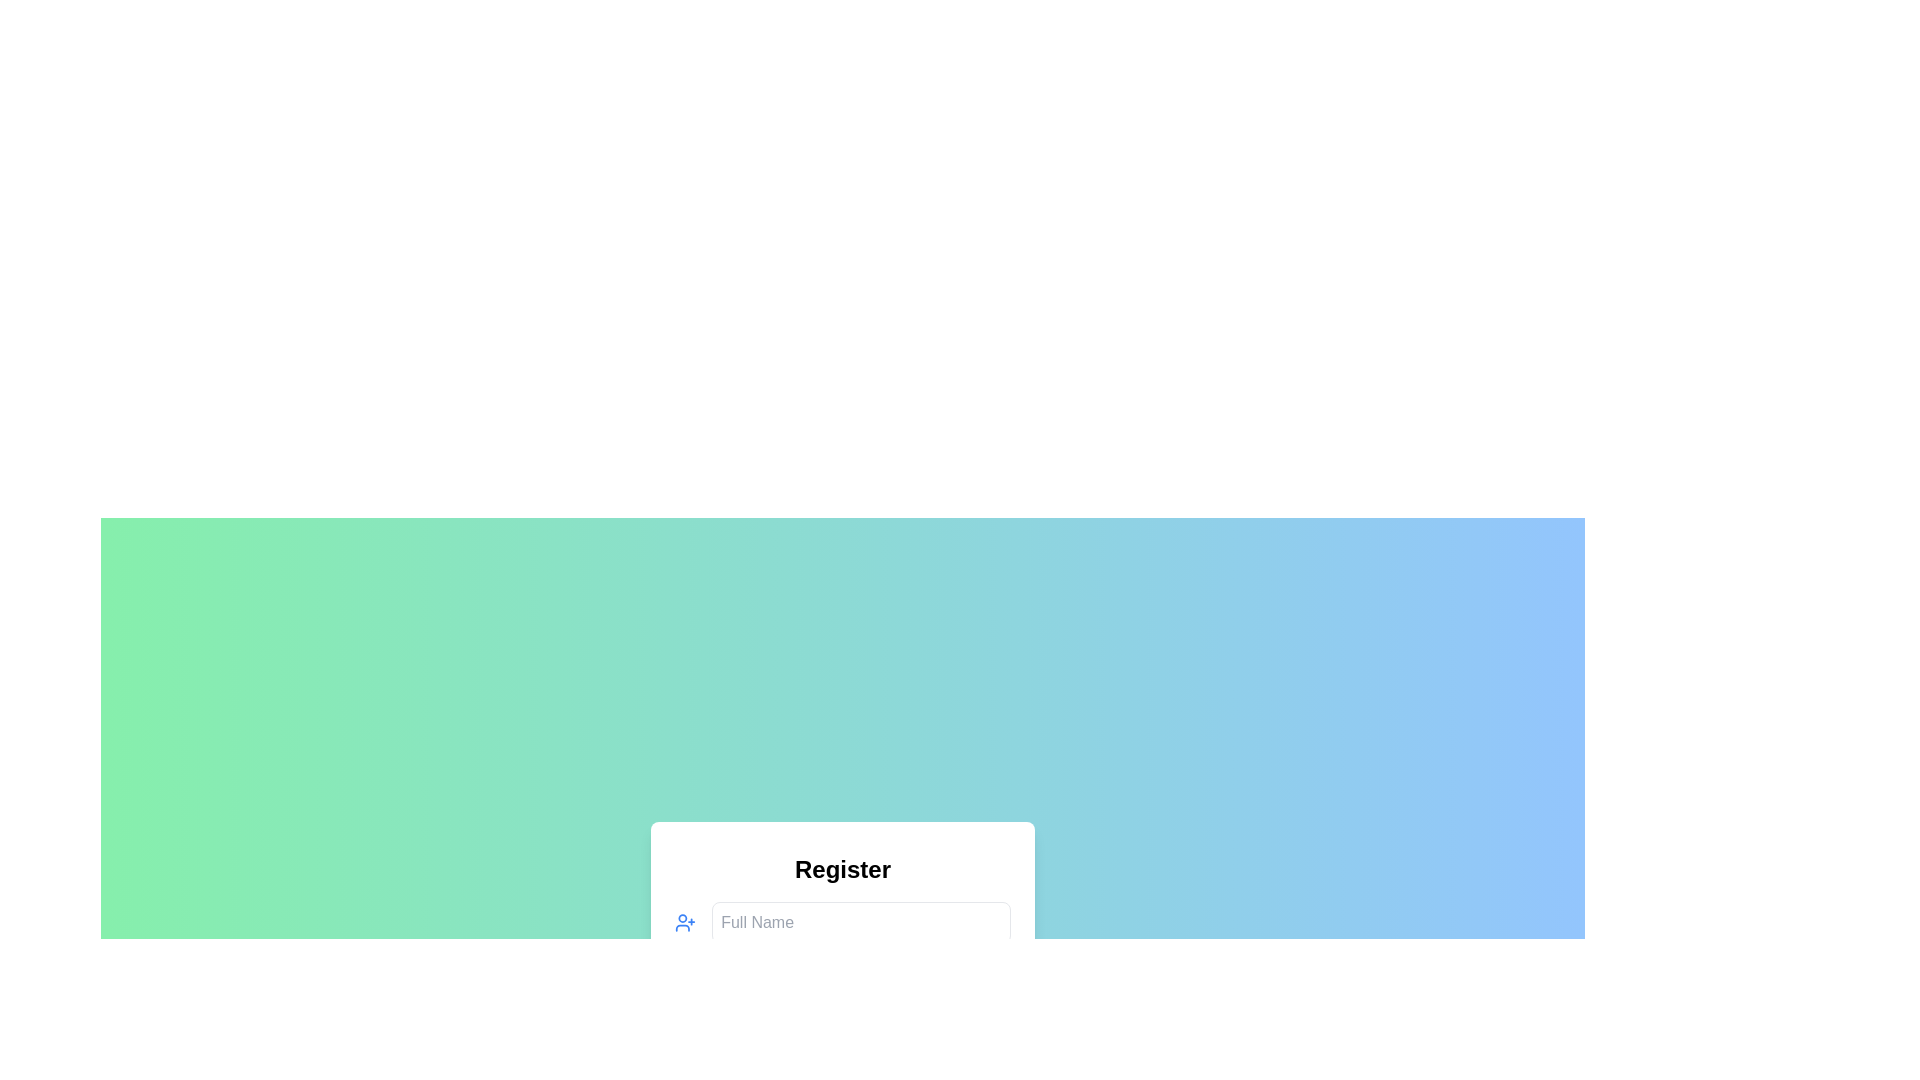 Image resolution: width=1920 pixels, height=1080 pixels. I want to click on the user addition icon located at the leftmost side of the form, next to the 'Full Name' text input field, so click(685, 922).